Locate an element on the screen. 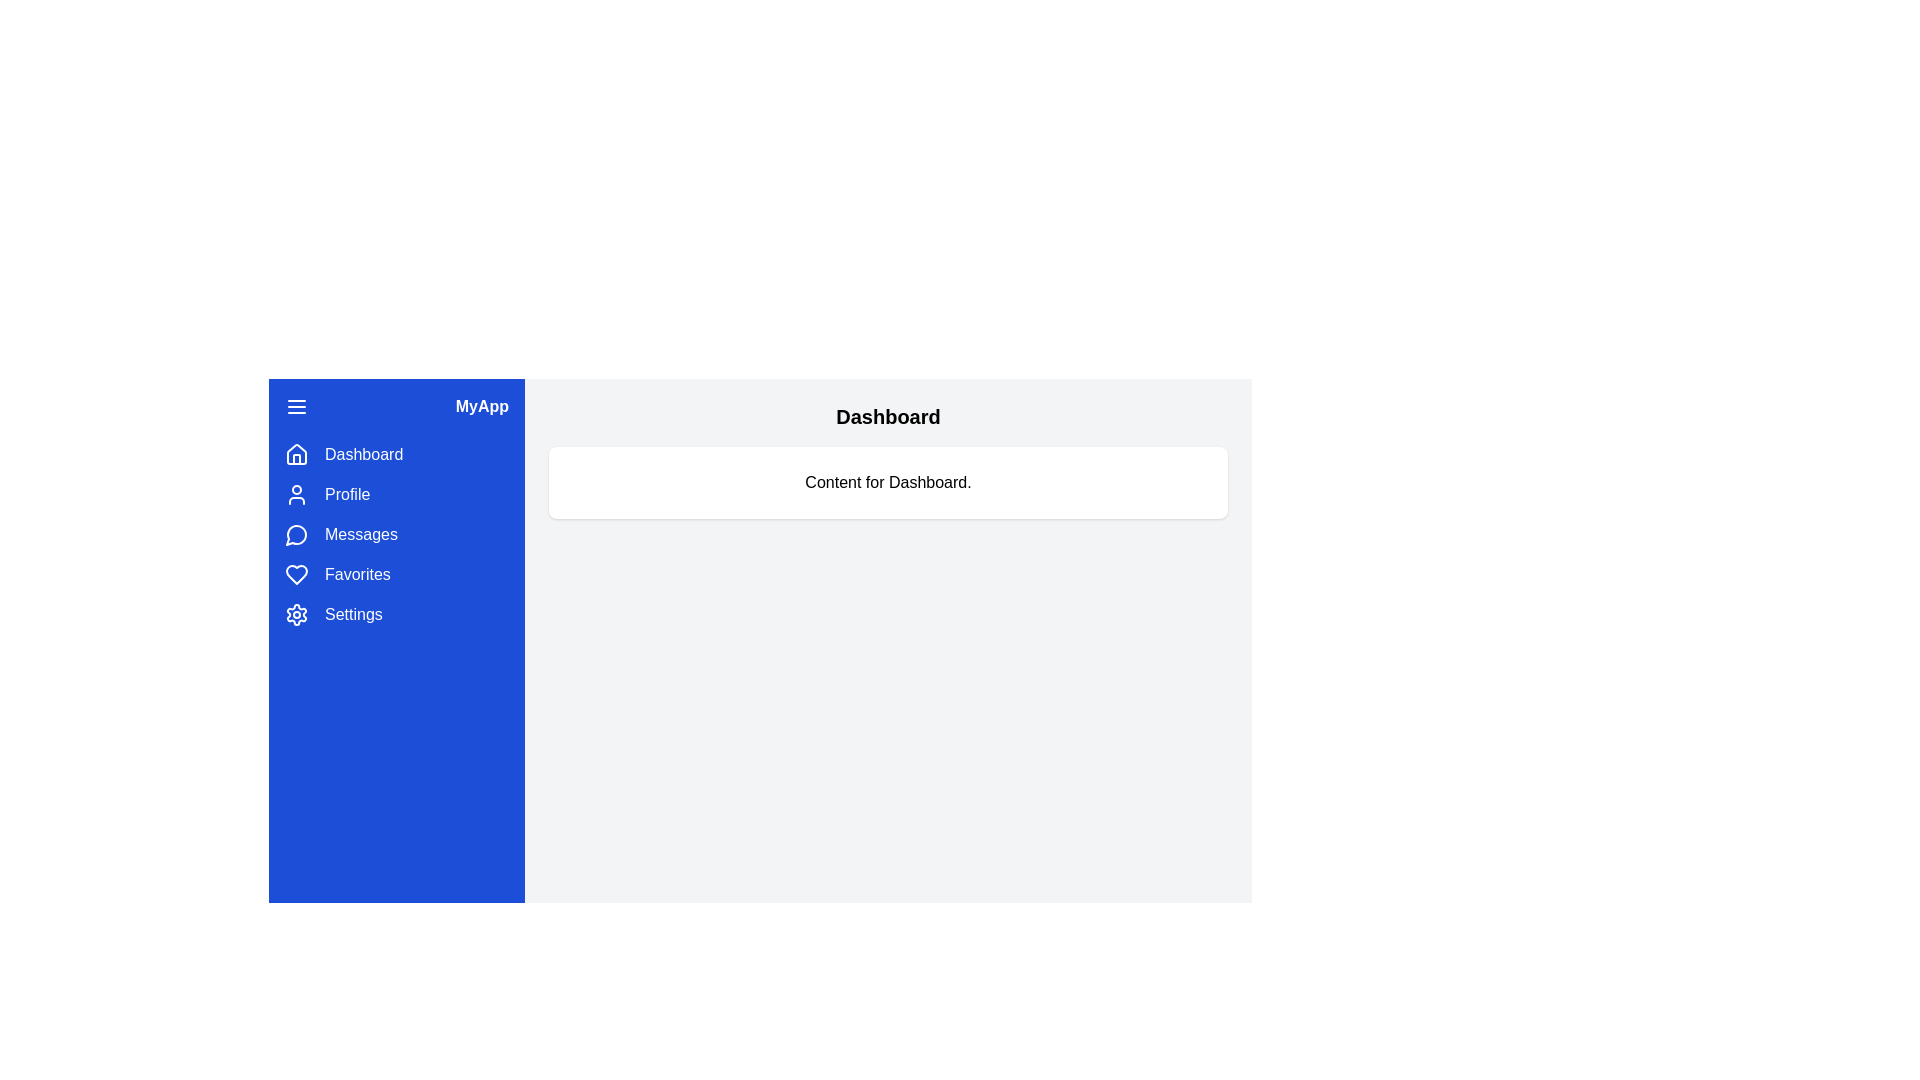 The image size is (1920, 1080). the heart-shaped icon in the 'Favorites' sidebar menu is located at coordinates (296, 574).